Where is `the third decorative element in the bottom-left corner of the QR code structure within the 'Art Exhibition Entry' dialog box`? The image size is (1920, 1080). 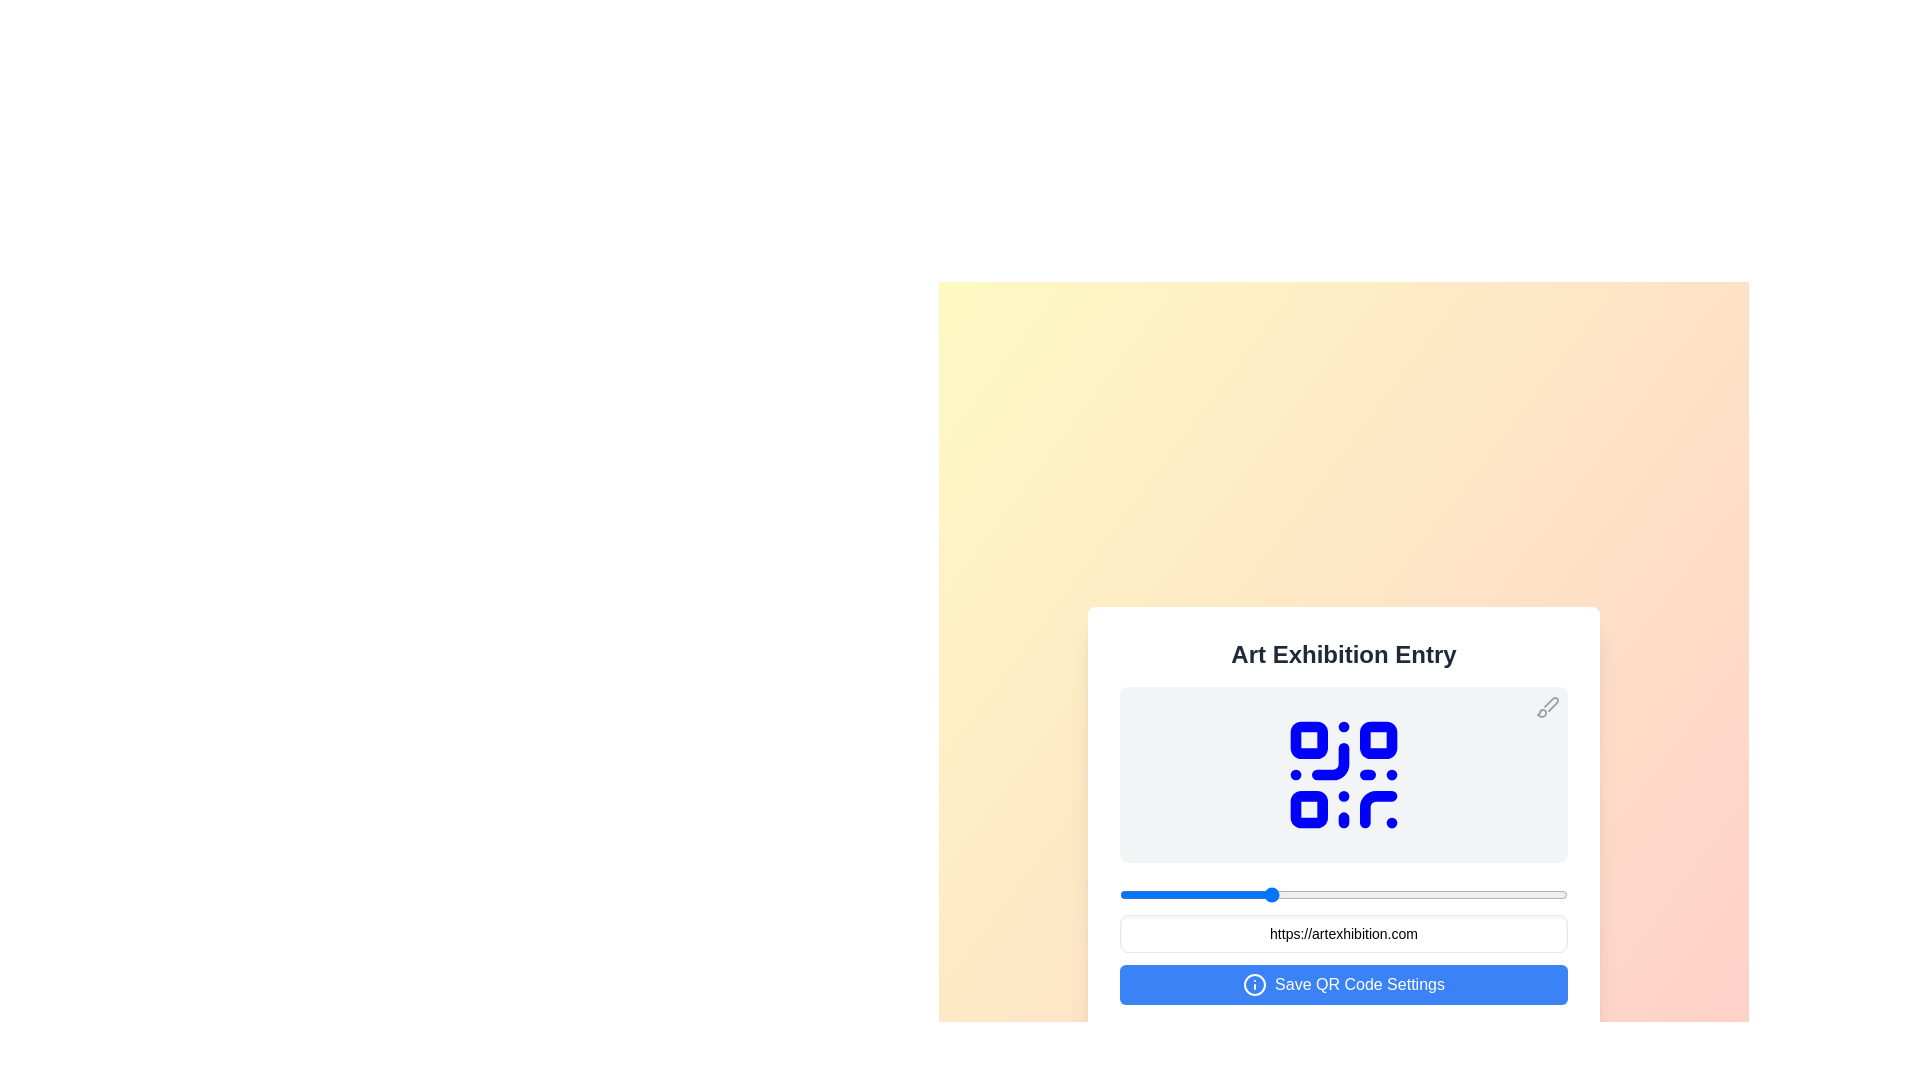 the third decorative element in the bottom-left corner of the QR code structure within the 'Art Exhibition Entry' dialog box is located at coordinates (1309, 808).